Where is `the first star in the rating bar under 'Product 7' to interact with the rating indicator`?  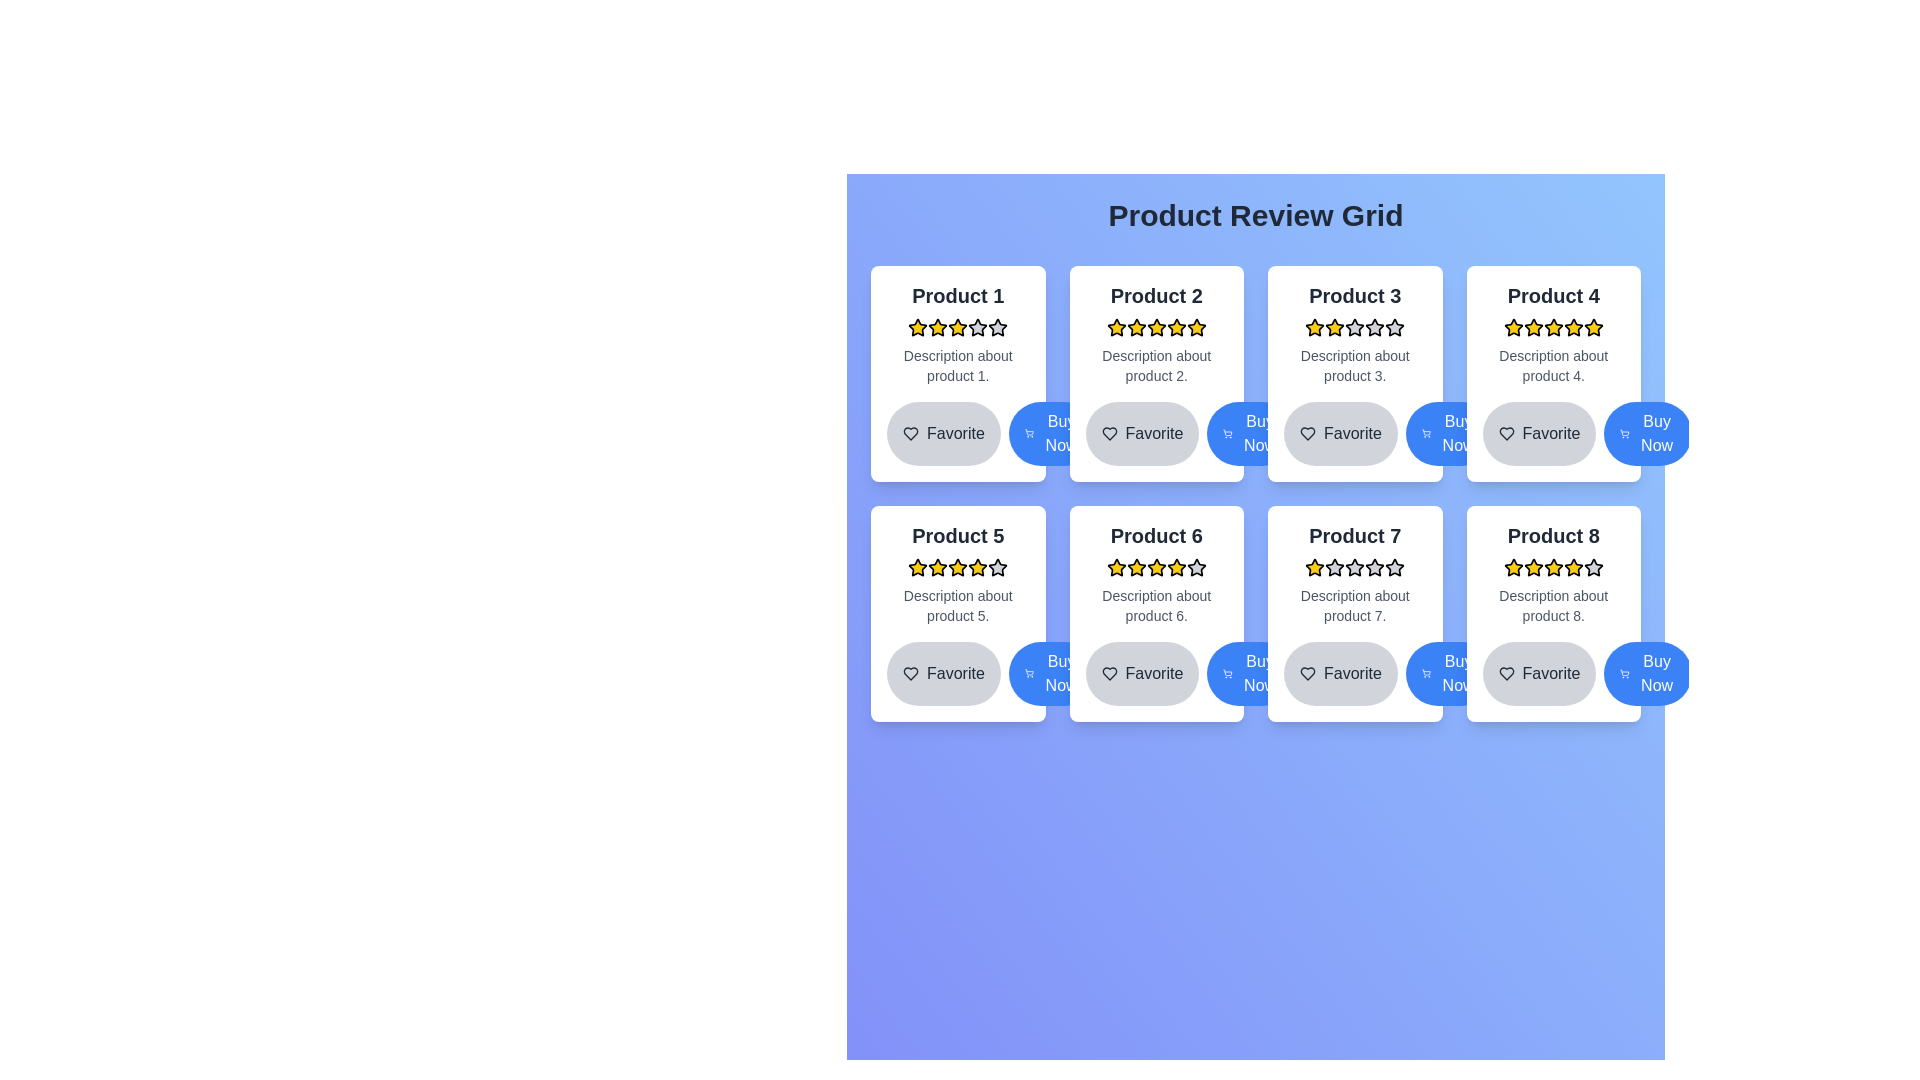 the first star in the rating bar under 'Product 7' to interact with the rating indicator is located at coordinates (1315, 567).